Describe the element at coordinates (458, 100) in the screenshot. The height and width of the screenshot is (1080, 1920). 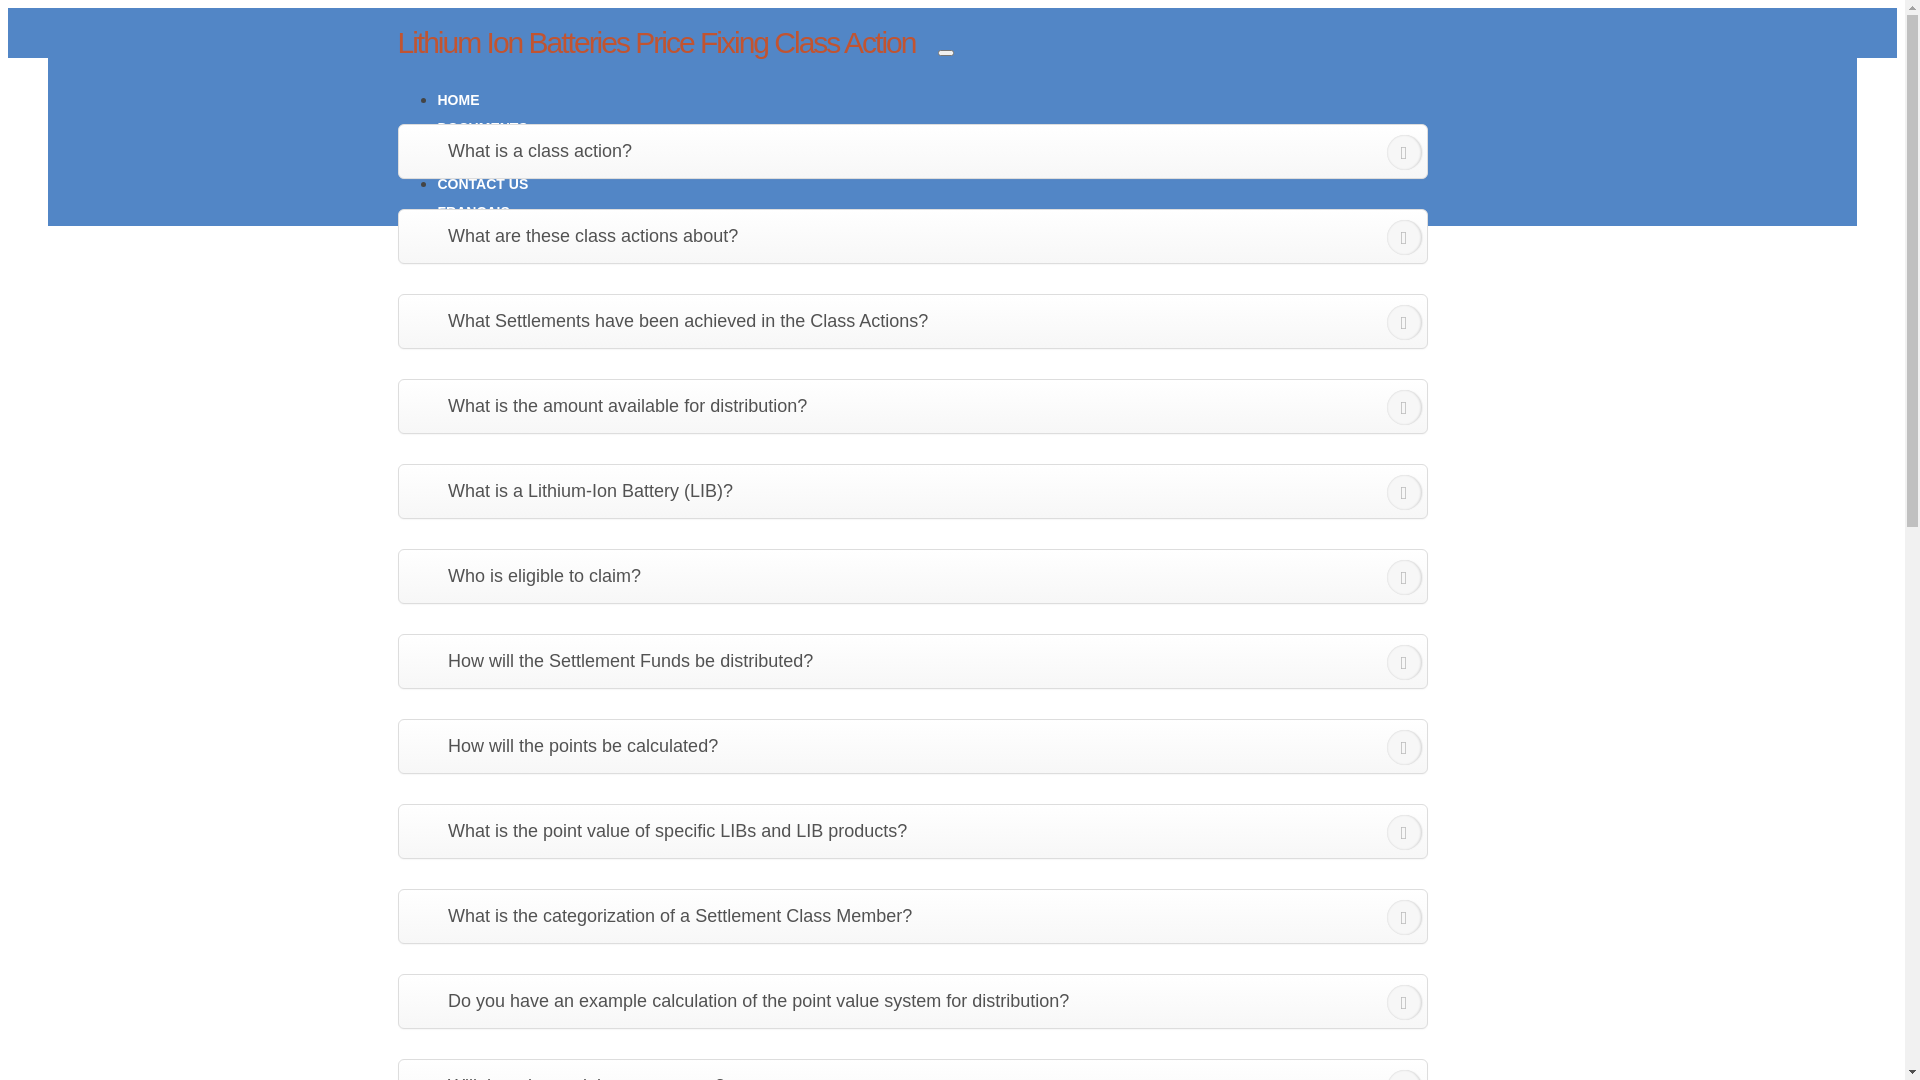
I see `'HOME'` at that location.